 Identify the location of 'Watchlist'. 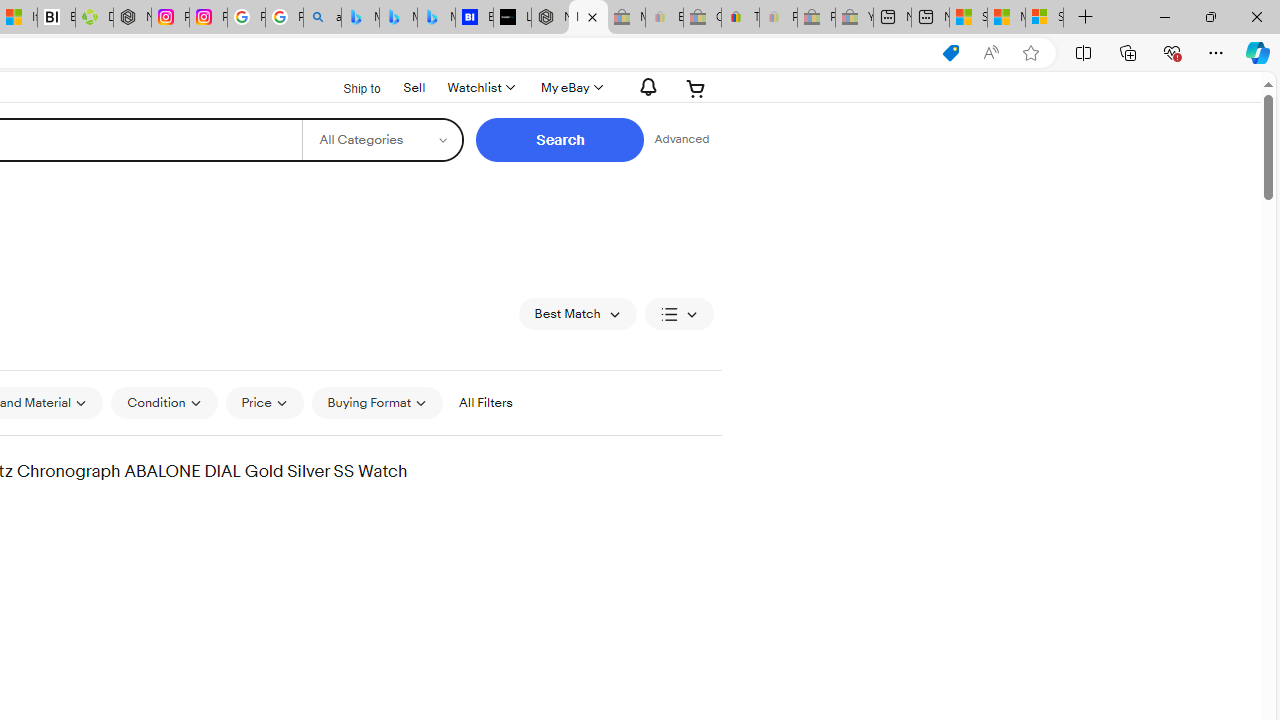
(480, 87).